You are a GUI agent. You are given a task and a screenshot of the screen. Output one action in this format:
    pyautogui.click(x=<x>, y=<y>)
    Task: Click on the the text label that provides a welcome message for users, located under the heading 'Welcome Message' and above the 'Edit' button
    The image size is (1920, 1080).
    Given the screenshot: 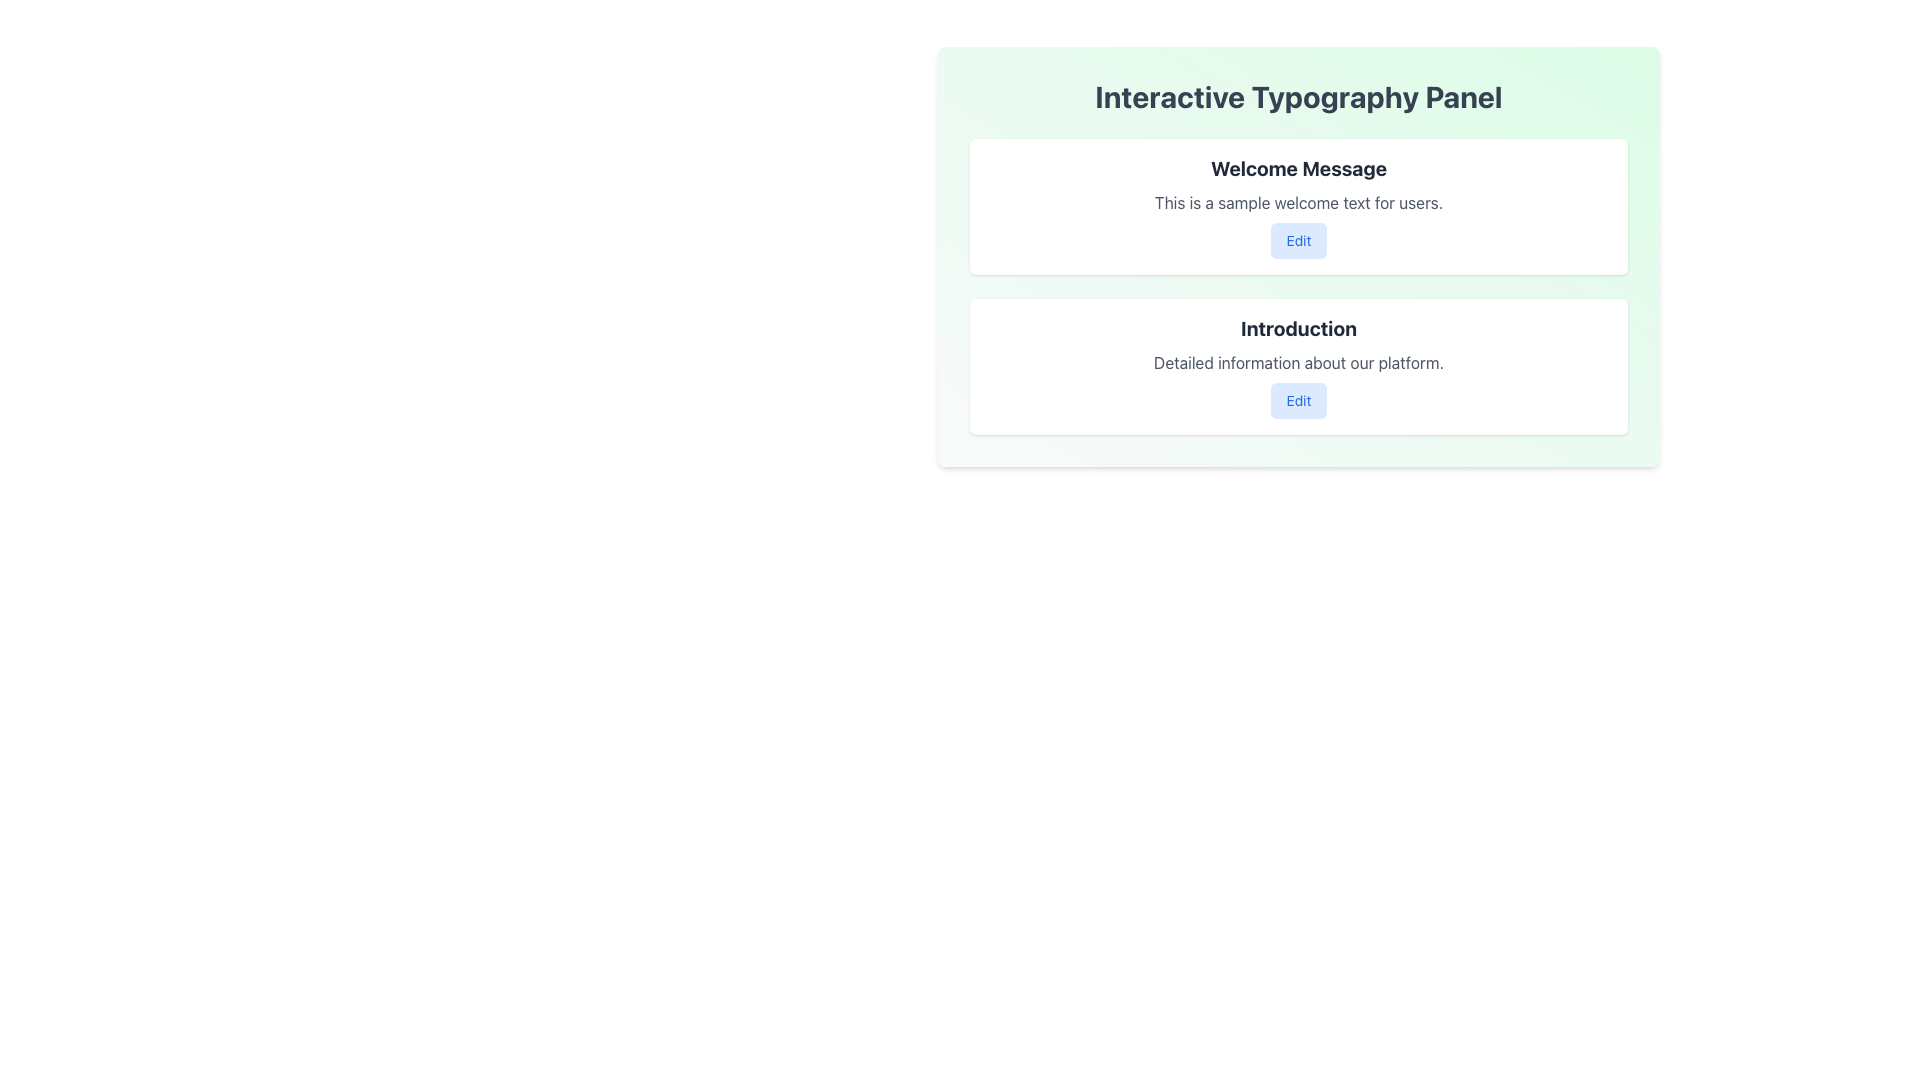 What is the action you would take?
    pyautogui.click(x=1299, y=203)
    